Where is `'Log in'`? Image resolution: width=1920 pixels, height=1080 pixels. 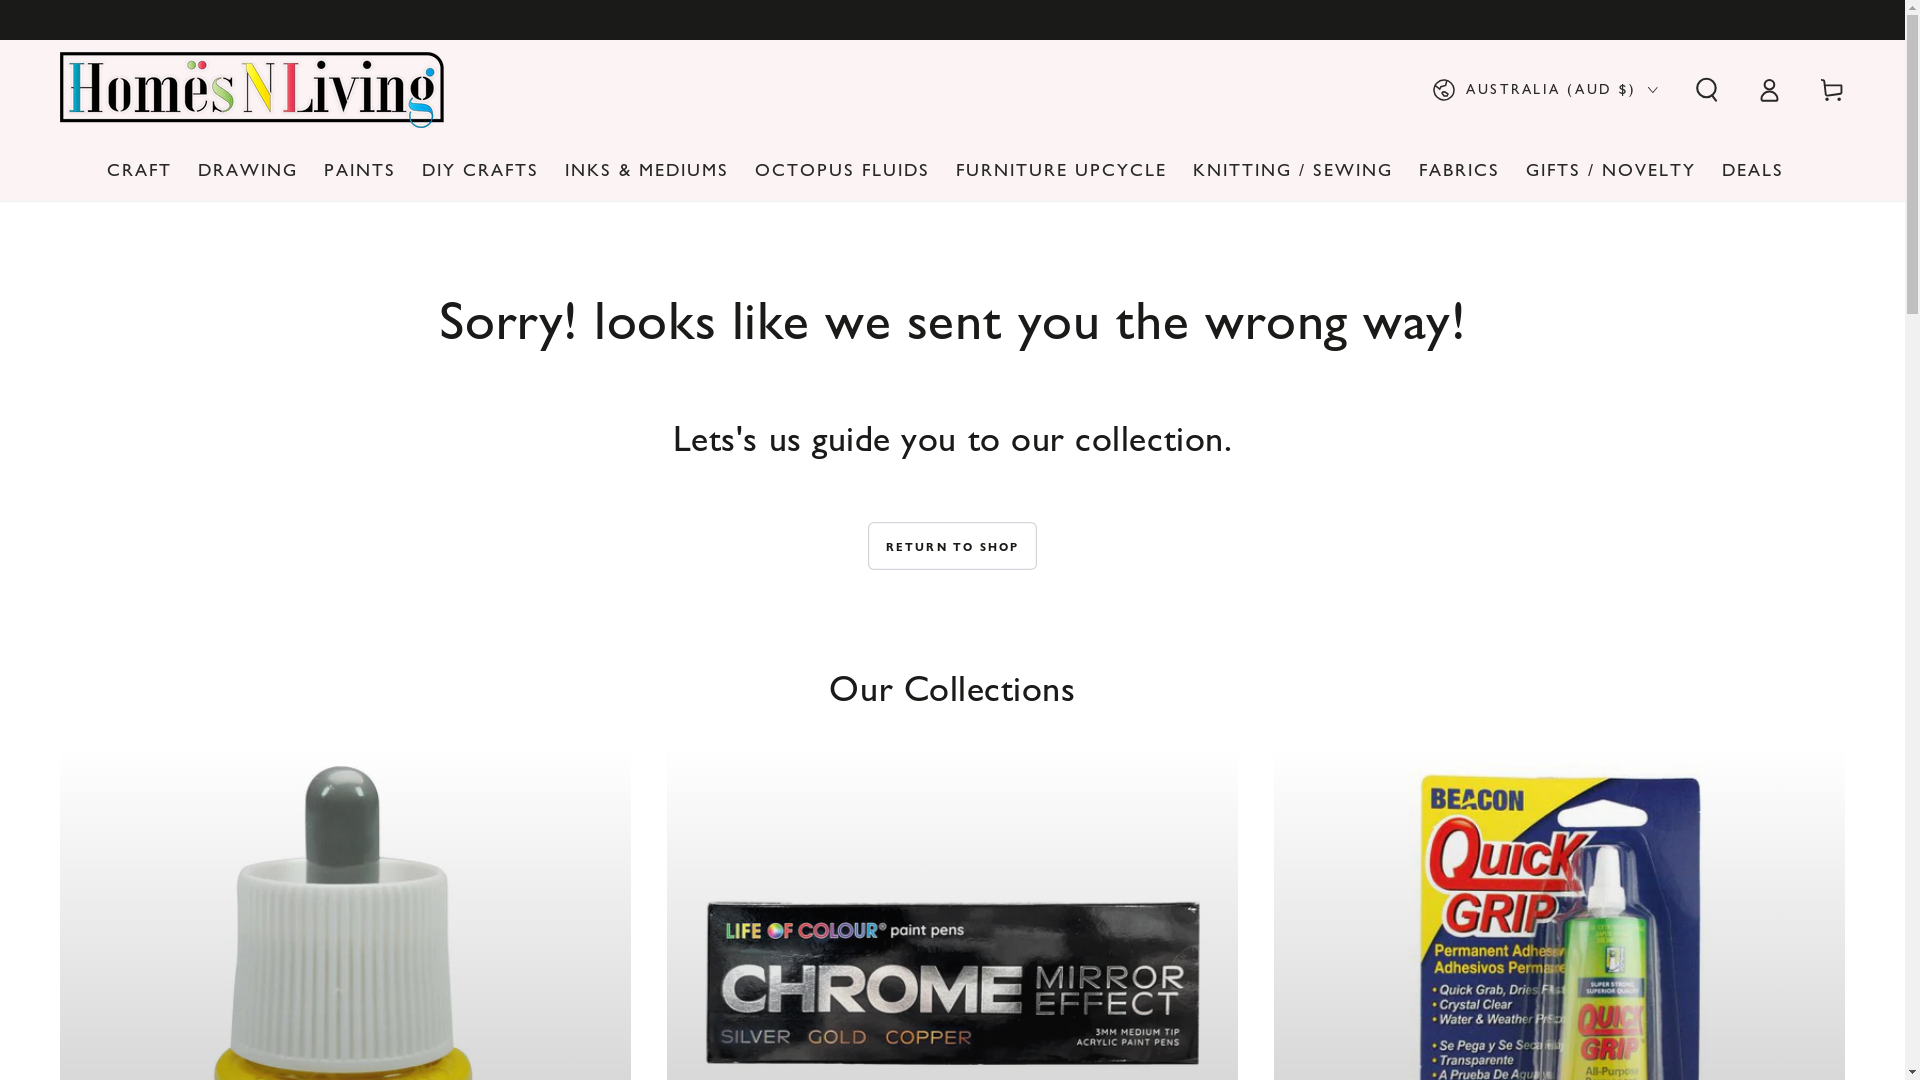 'Log in' is located at coordinates (1769, 90).